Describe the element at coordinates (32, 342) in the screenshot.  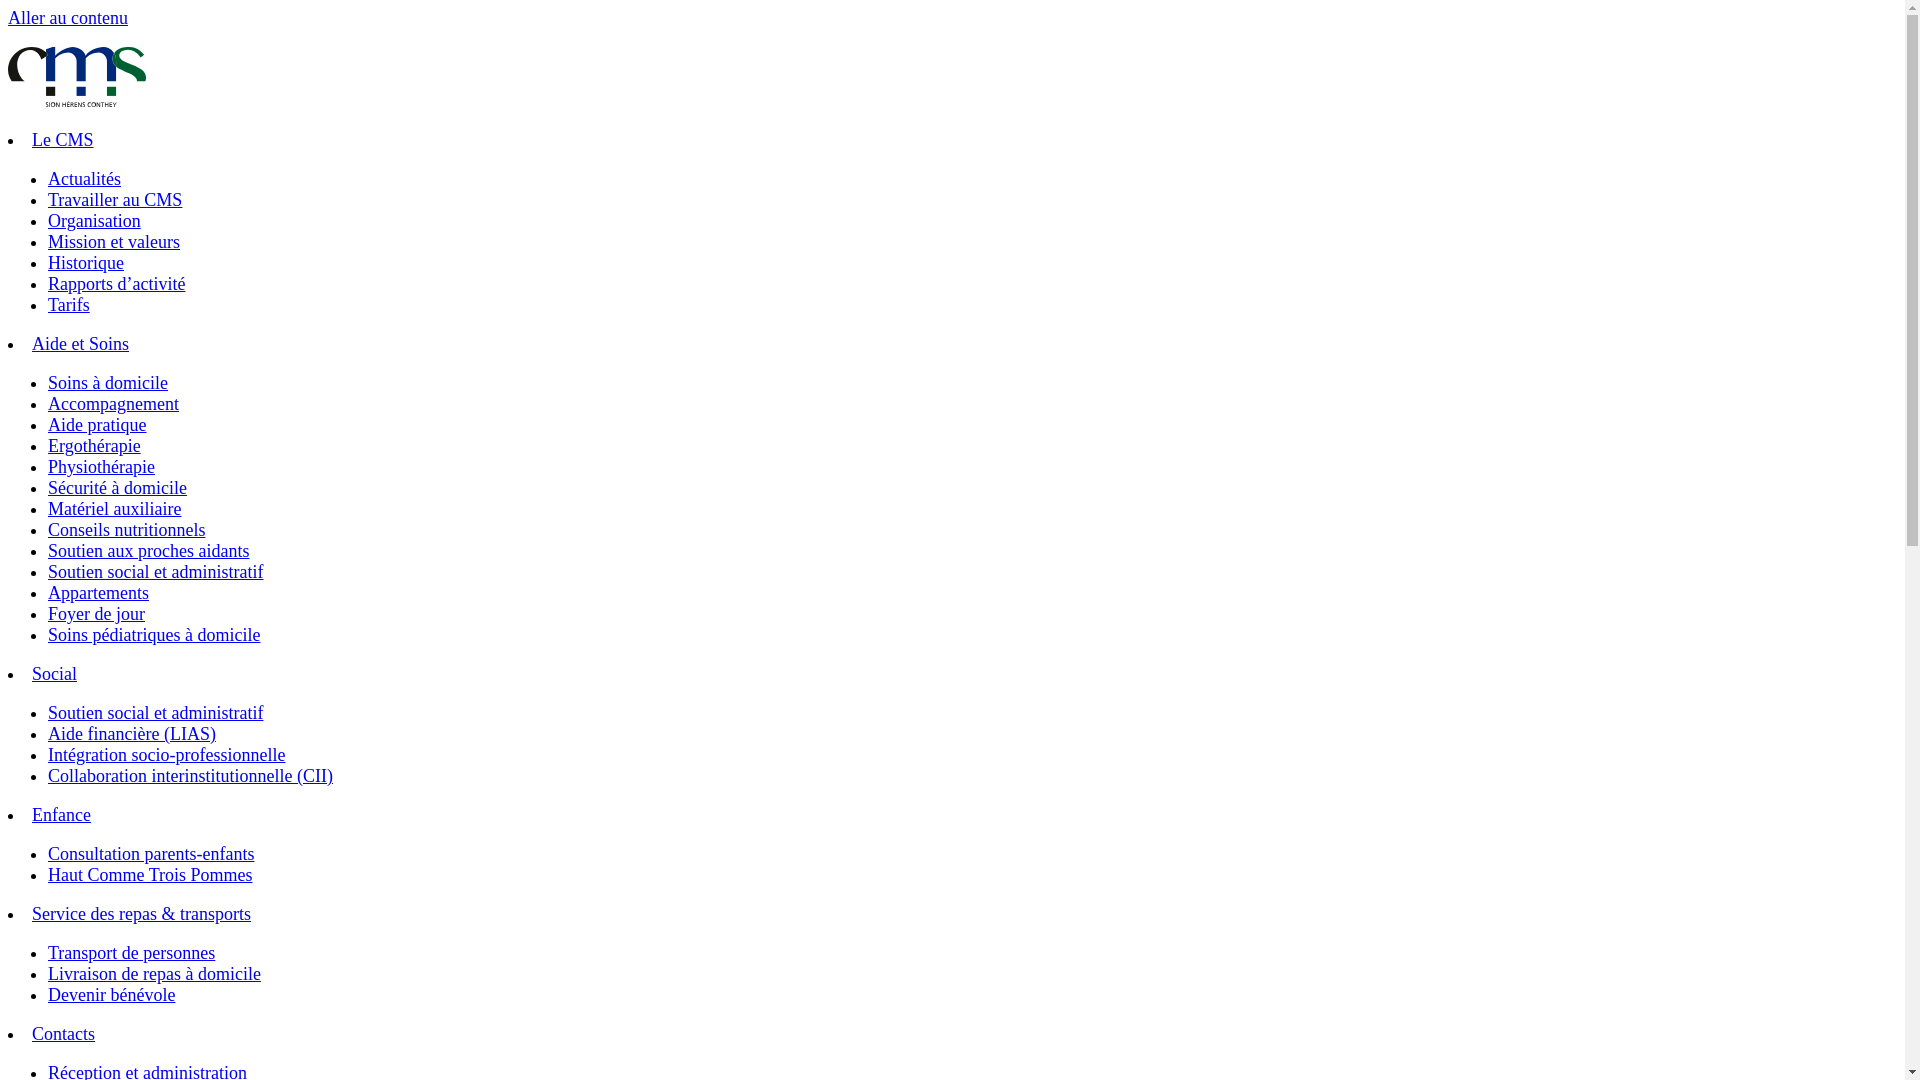
I see `'Aide et Soins'` at that location.